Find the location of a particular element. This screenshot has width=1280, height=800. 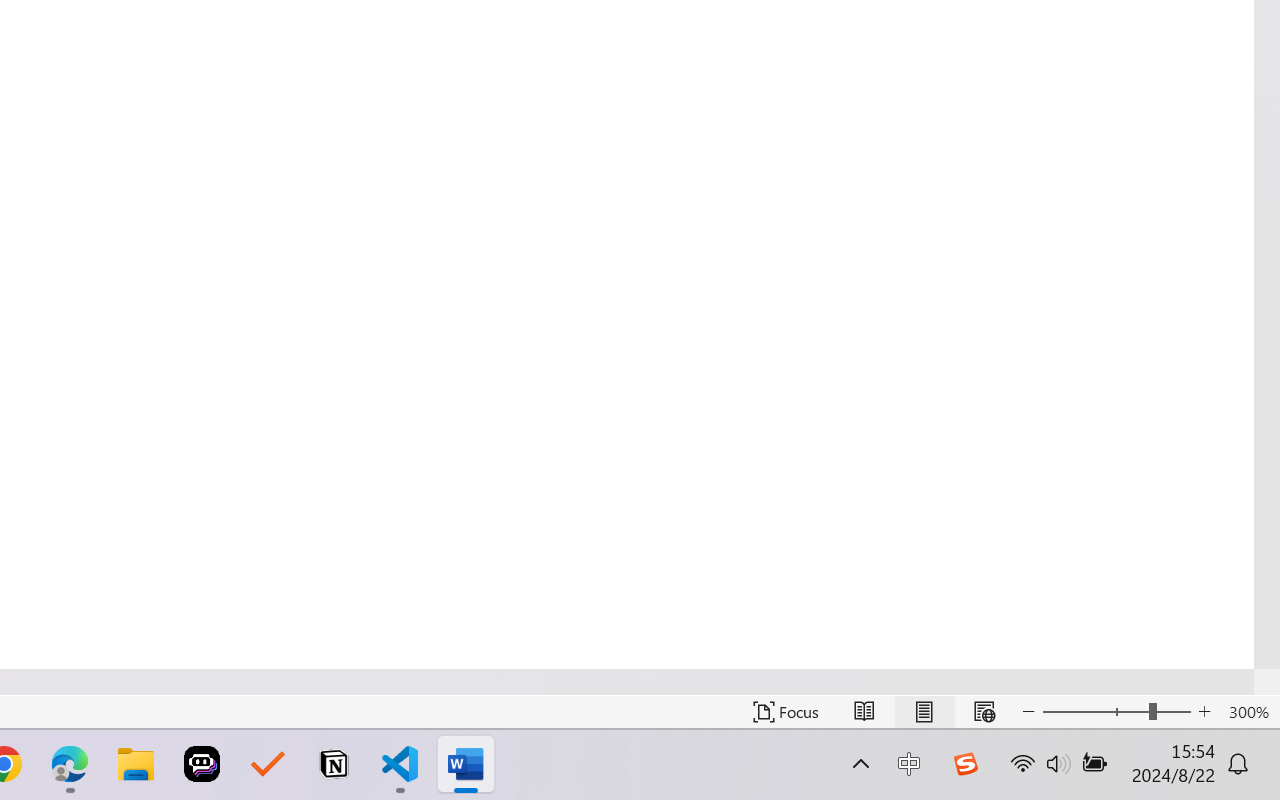

'Class: Image' is located at coordinates (965, 764).